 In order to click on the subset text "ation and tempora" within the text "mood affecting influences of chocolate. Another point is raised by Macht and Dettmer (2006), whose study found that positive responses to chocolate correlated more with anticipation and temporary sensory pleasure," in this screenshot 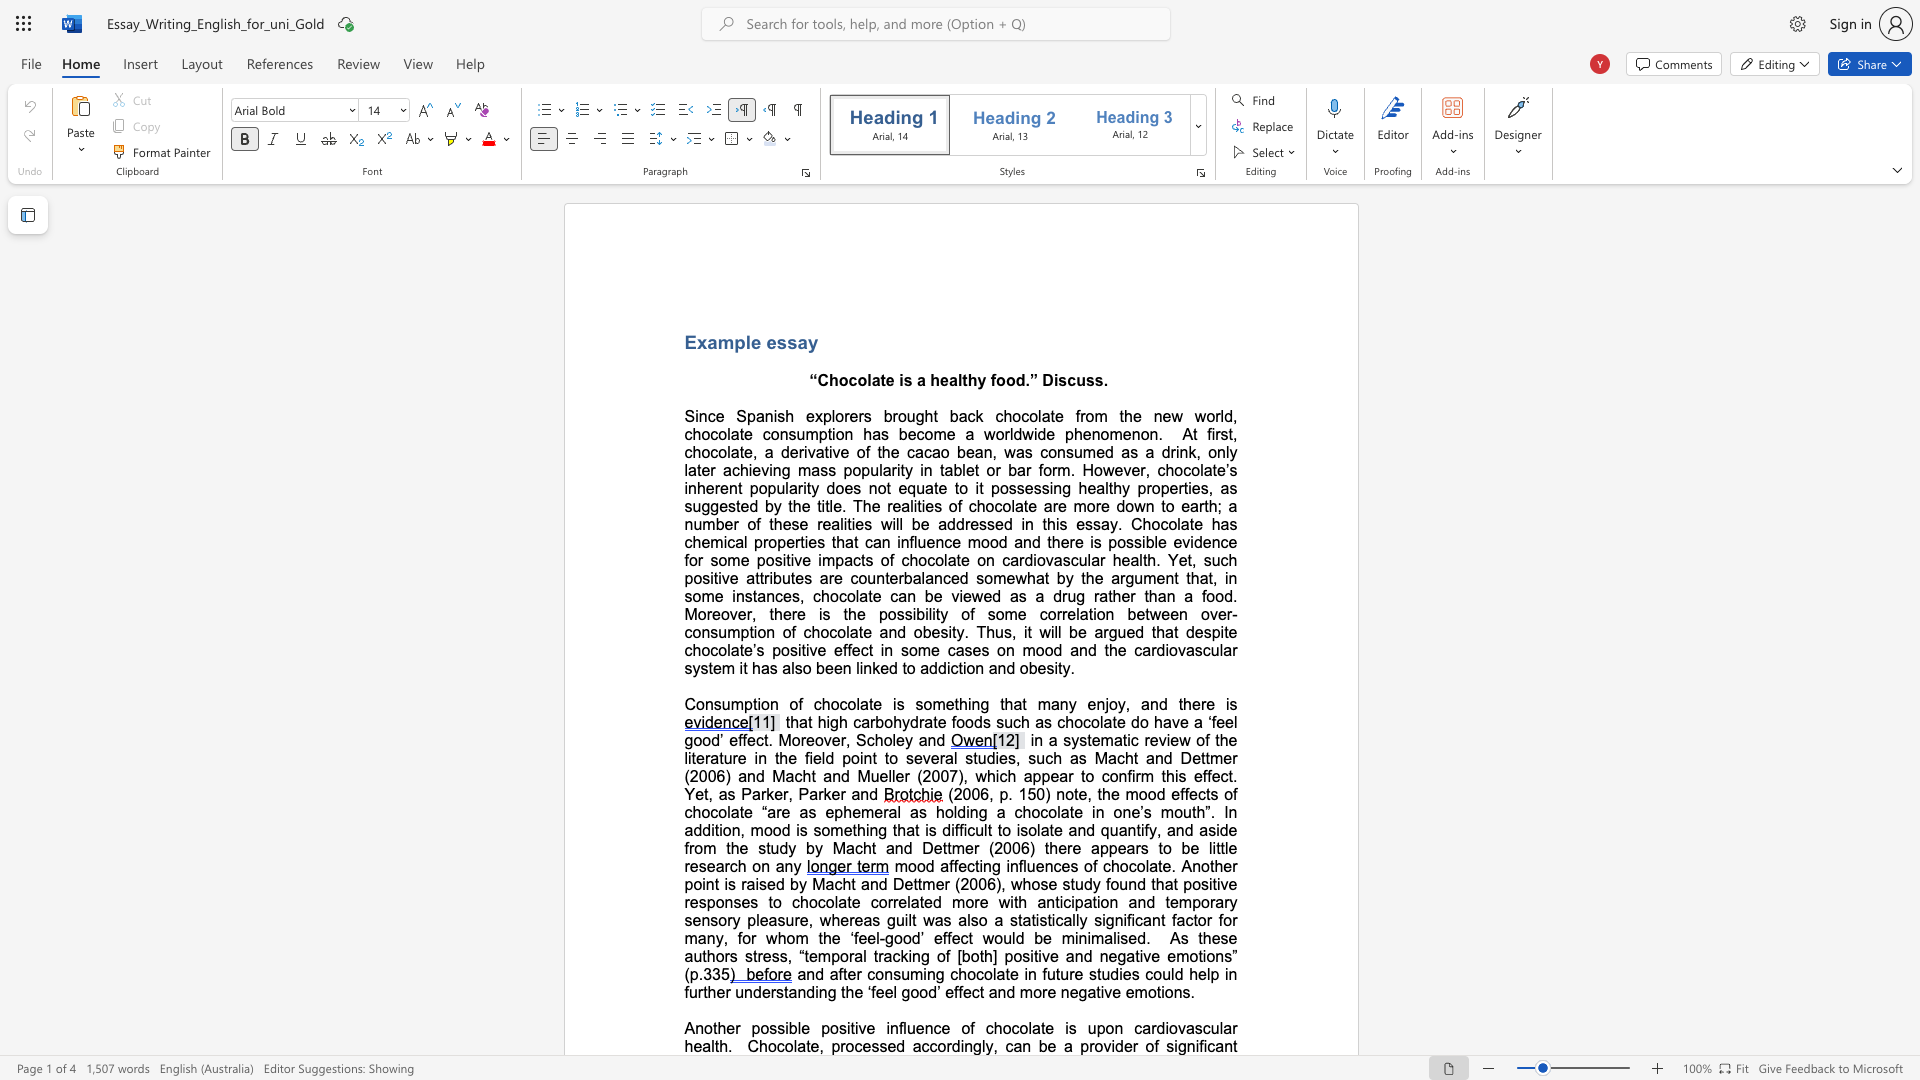, I will do `click(1082, 902)`.